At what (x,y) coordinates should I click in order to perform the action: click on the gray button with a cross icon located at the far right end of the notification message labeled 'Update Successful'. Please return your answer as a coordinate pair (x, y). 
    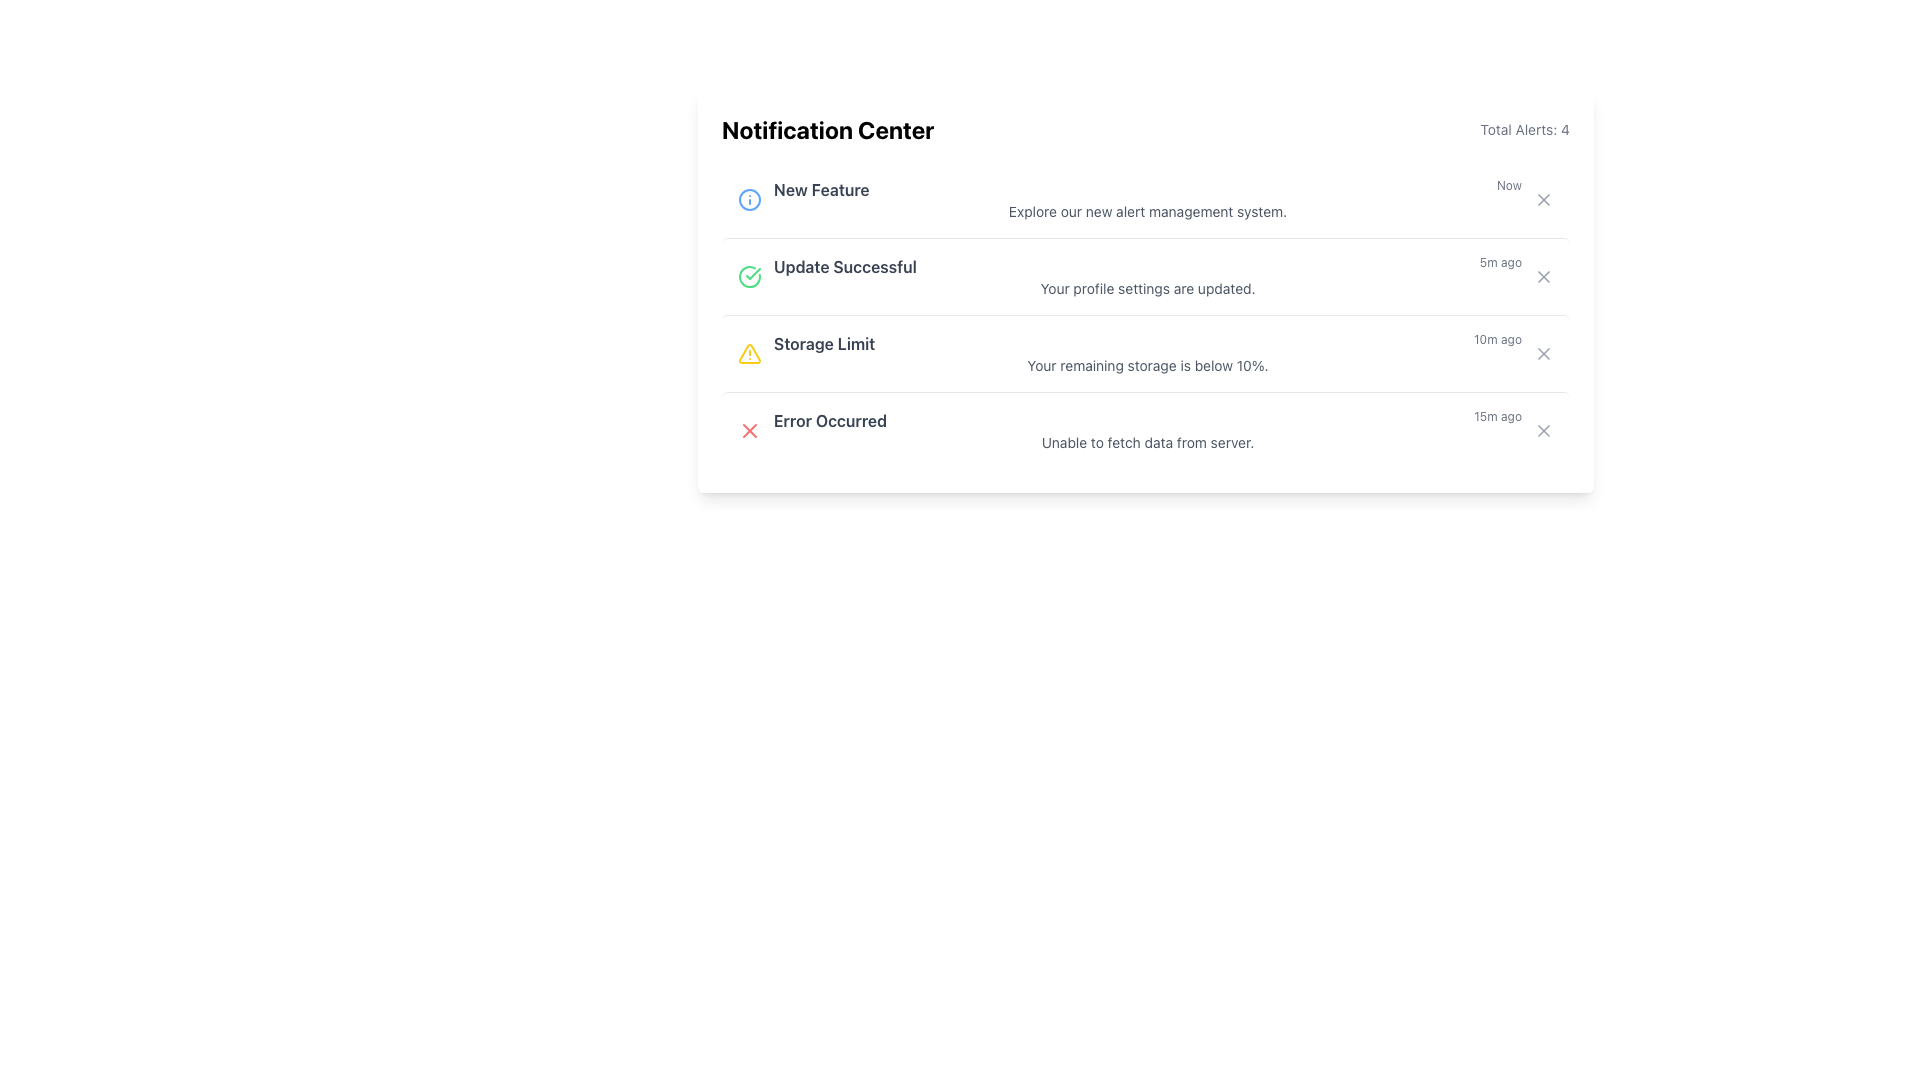
    Looking at the image, I should click on (1543, 277).